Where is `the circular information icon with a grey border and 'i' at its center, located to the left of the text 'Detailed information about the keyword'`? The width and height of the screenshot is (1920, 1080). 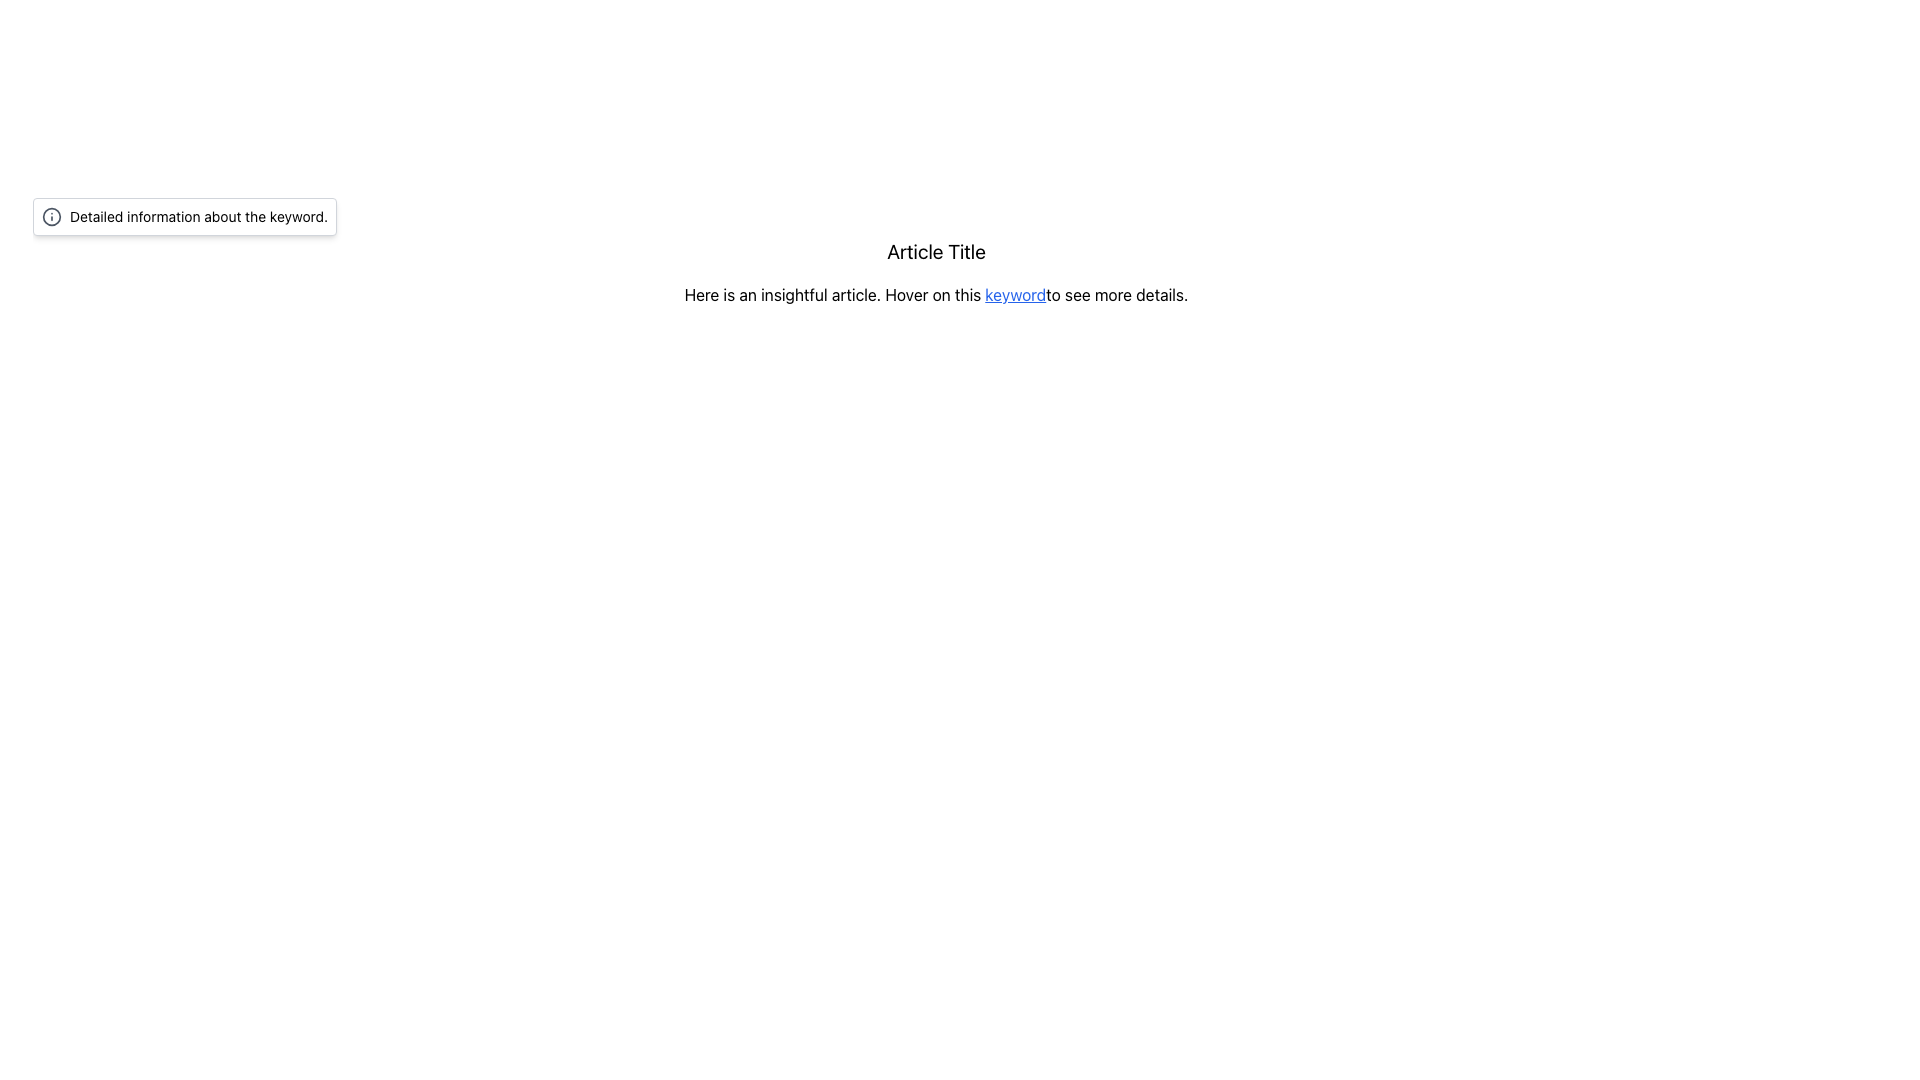 the circular information icon with a grey border and 'i' at its center, located to the left of the text 'Detailed information about the keyword' is located at coordinates (52, 216).